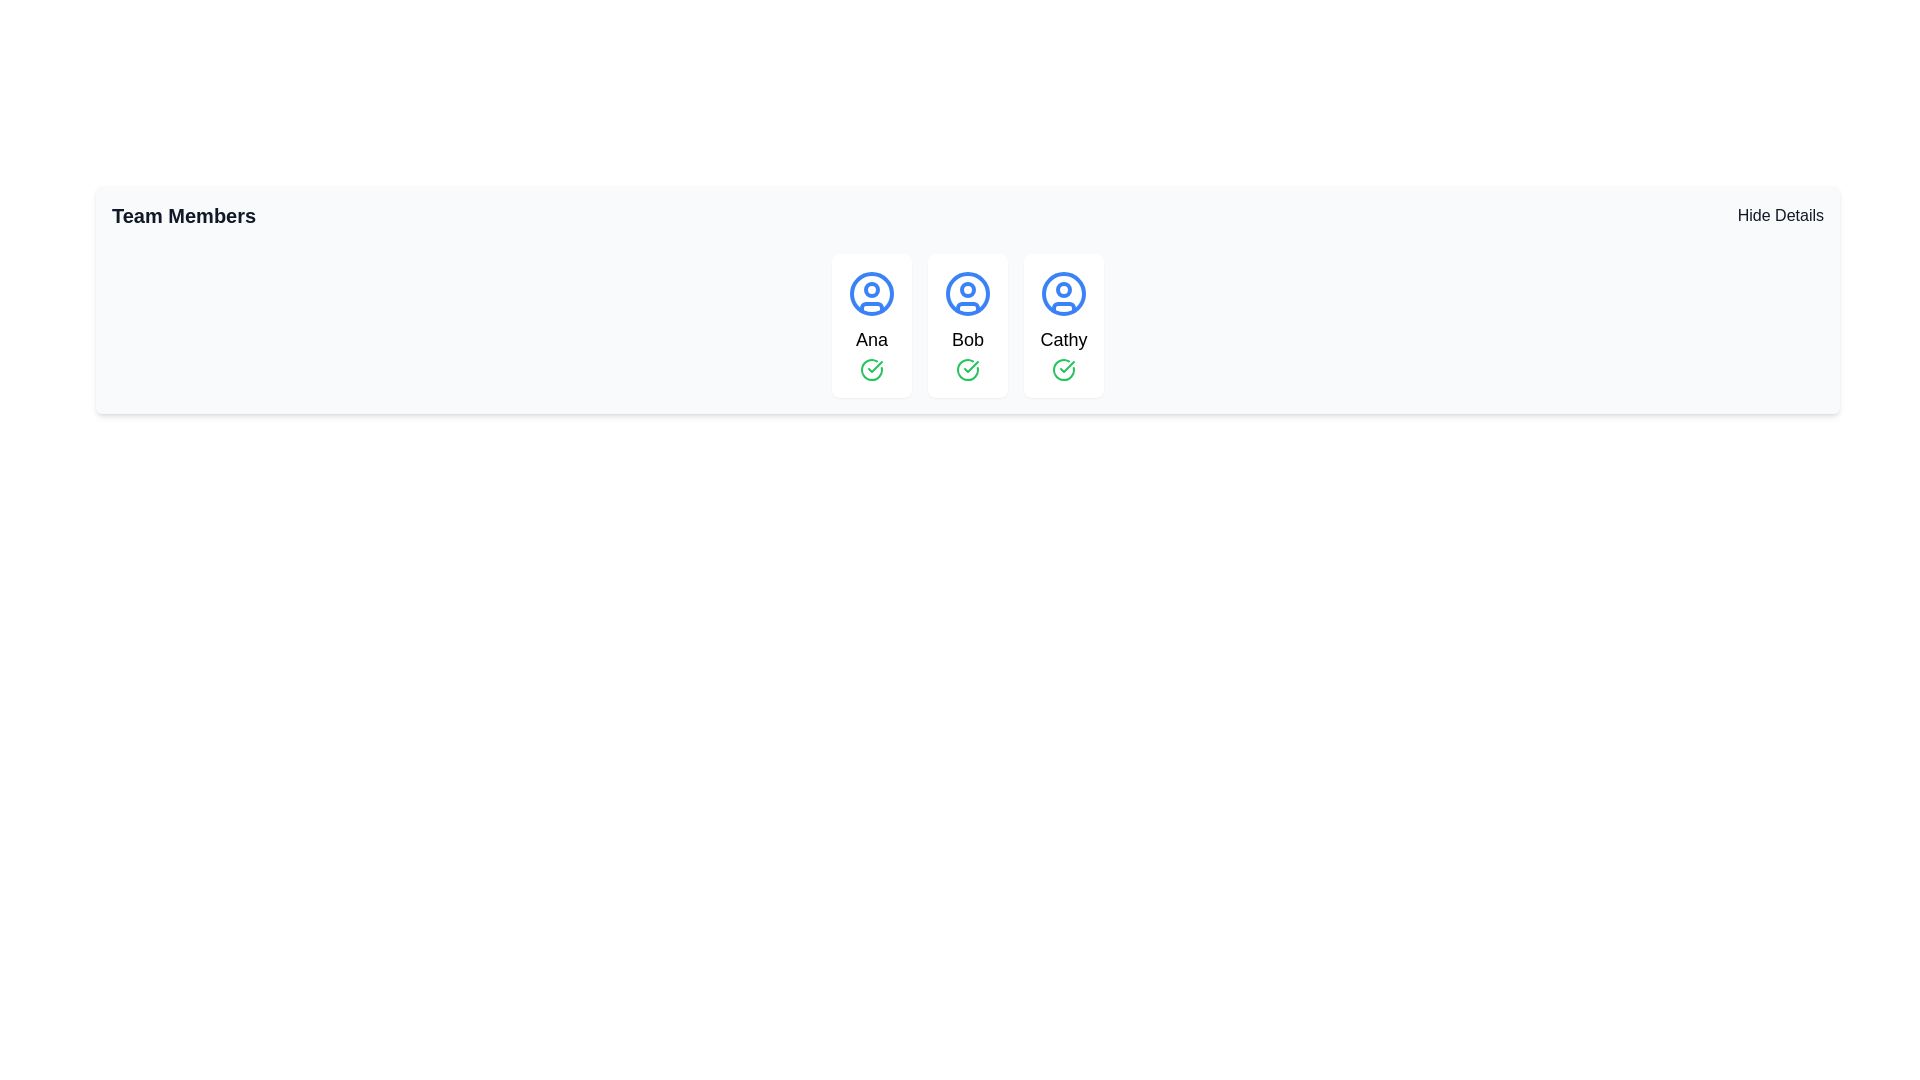 The image size is (1920, 1080). Describe the element at coordinates (1063, 370) in the screenshot. I see `green circular check mark icon indicating approval or completion located within the profile card labeled 'Cathy', which is centered horizontally below the name label` at that location.